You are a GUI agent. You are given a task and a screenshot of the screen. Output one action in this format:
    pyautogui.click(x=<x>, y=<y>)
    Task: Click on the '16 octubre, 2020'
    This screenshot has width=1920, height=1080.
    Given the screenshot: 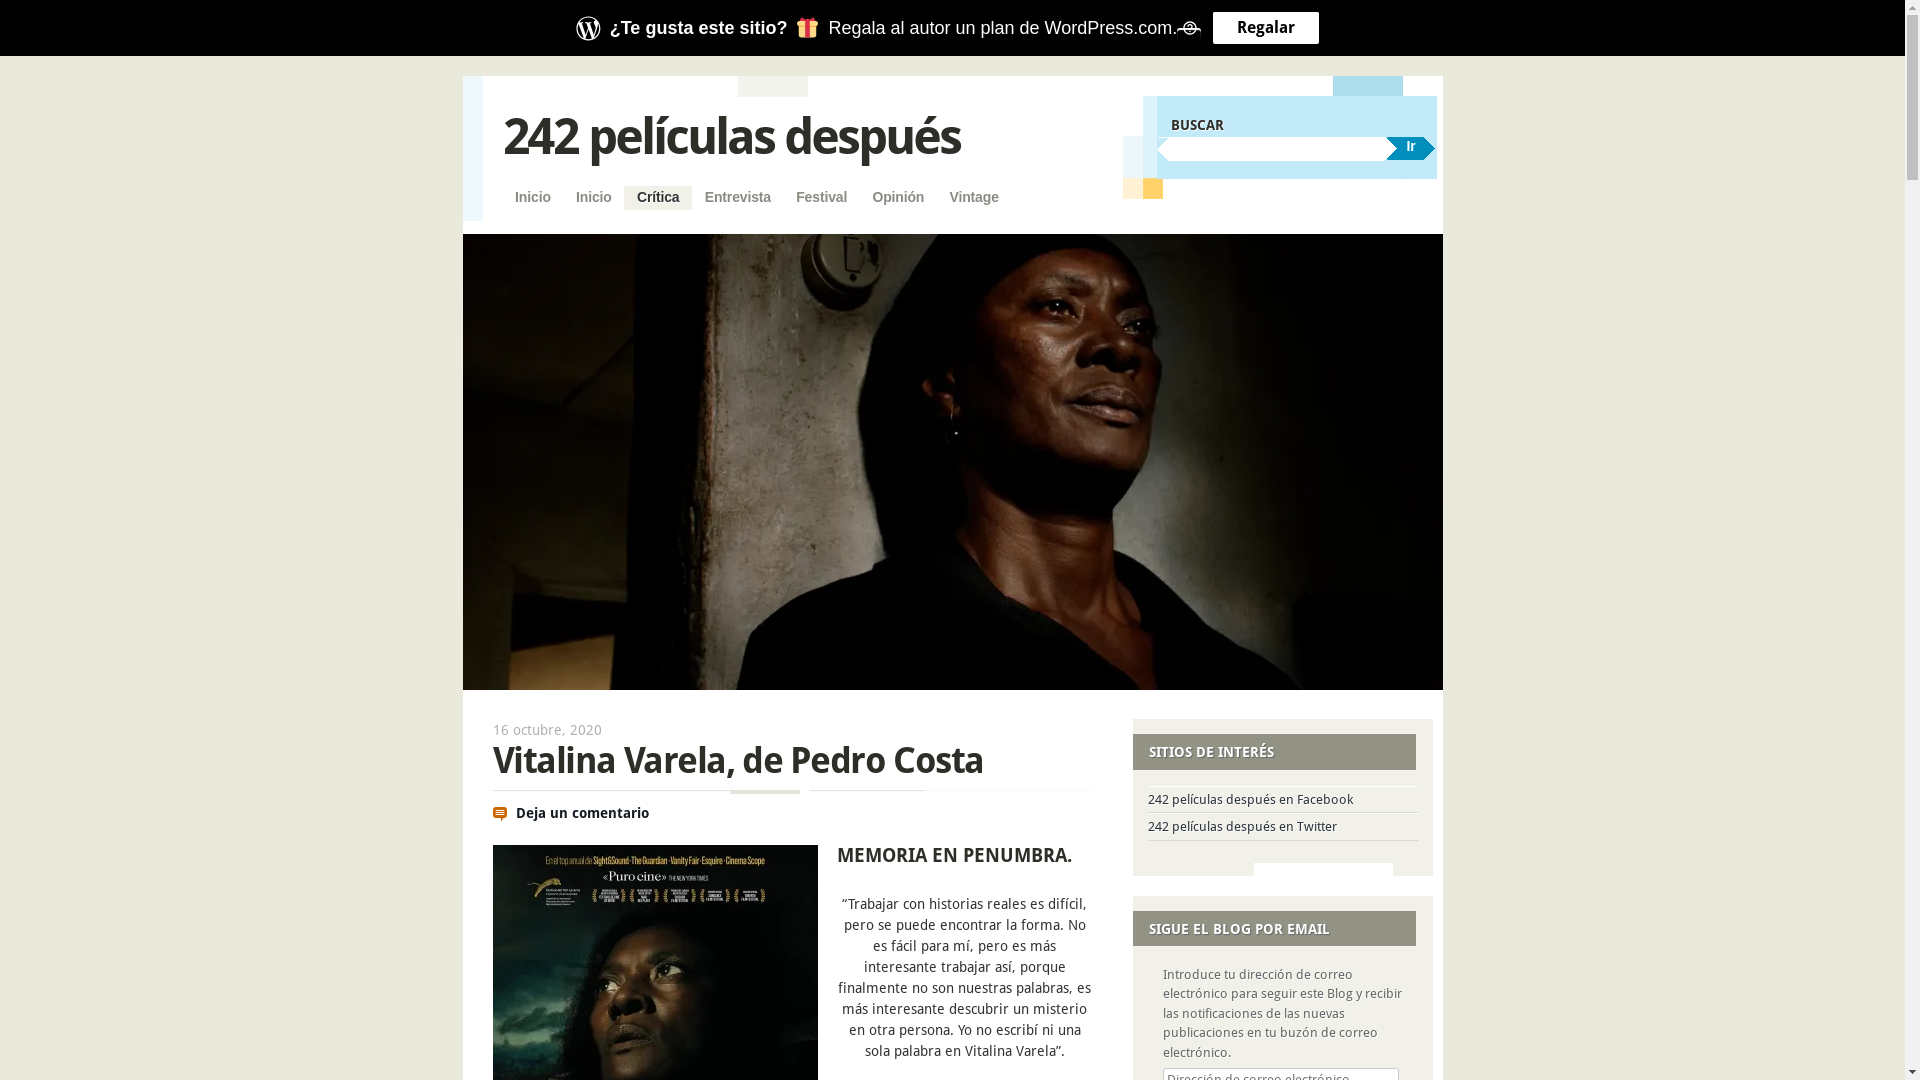 What is the action you would take?
    pyautogui.click(x=546, y=729)
    